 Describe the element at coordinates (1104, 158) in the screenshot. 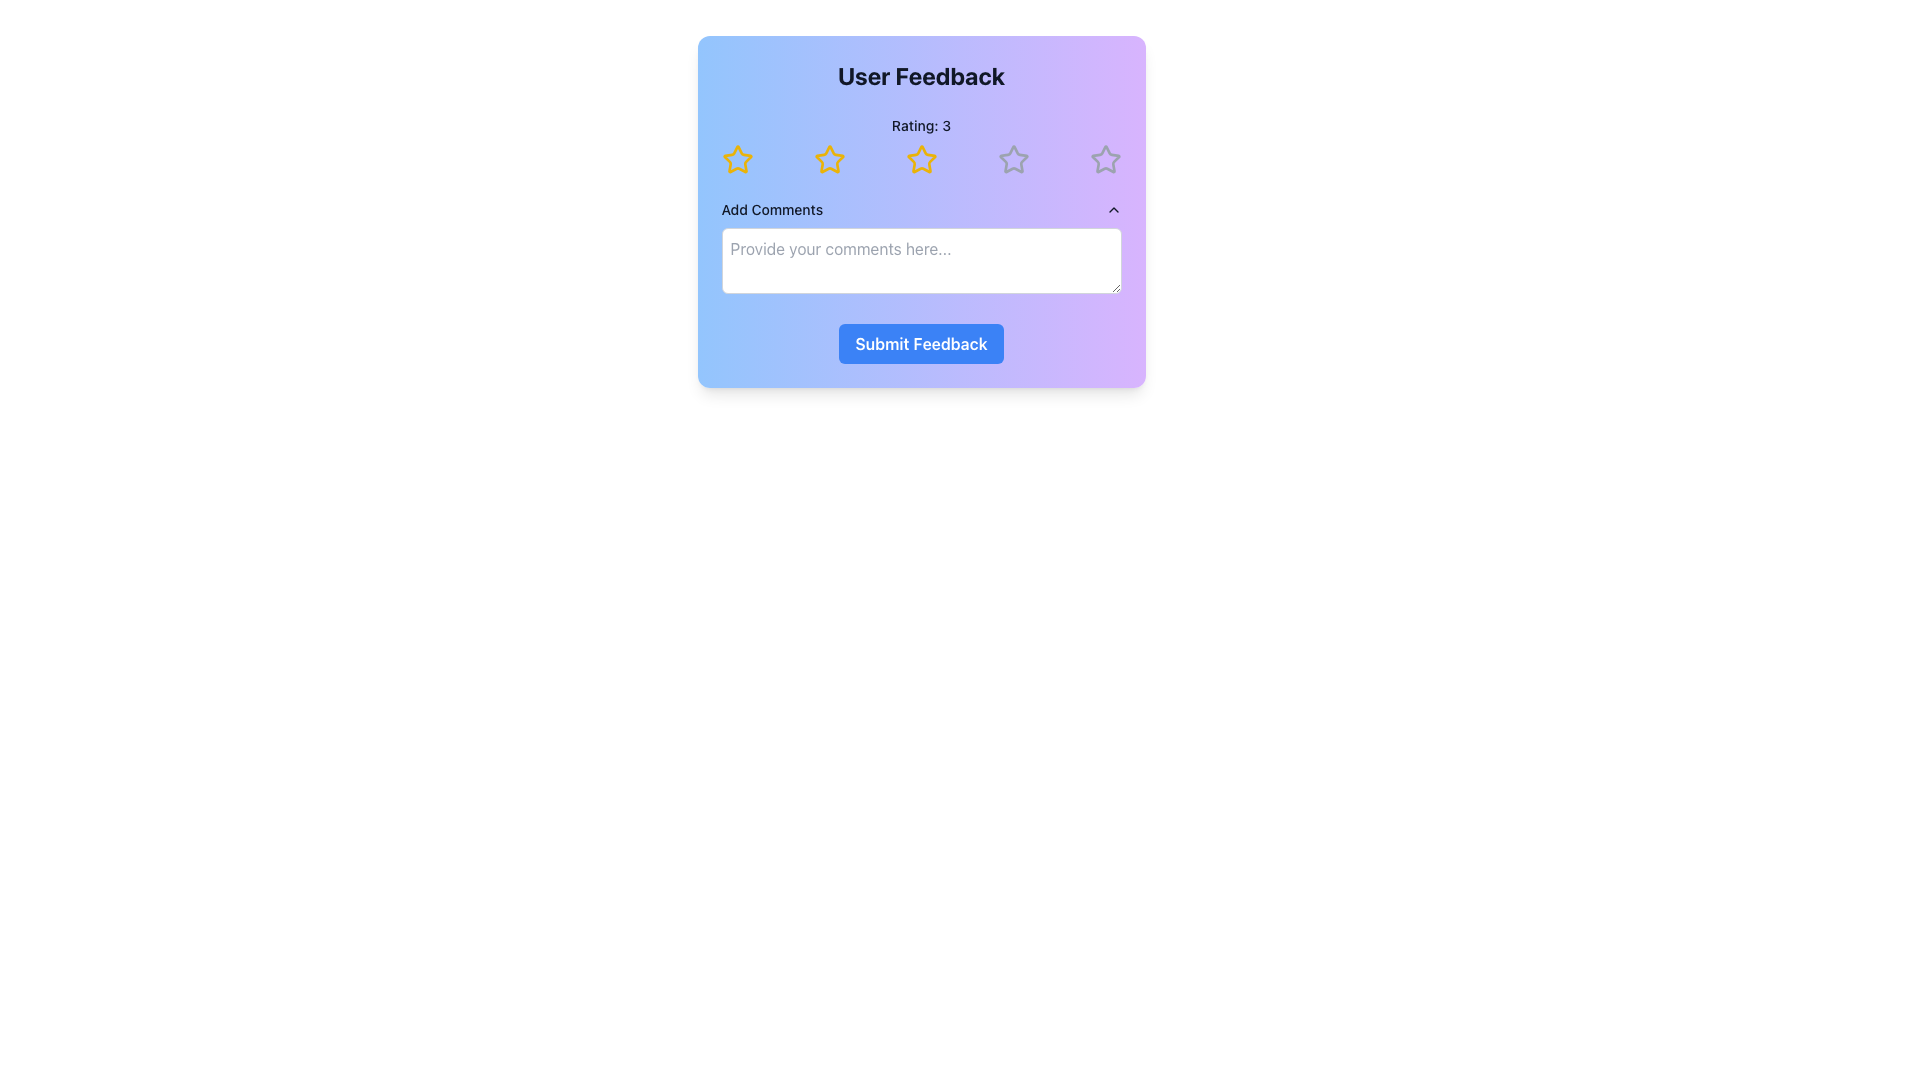

I see `the fifth star in the User Feedback panel to provide a rating of 5` at that location.